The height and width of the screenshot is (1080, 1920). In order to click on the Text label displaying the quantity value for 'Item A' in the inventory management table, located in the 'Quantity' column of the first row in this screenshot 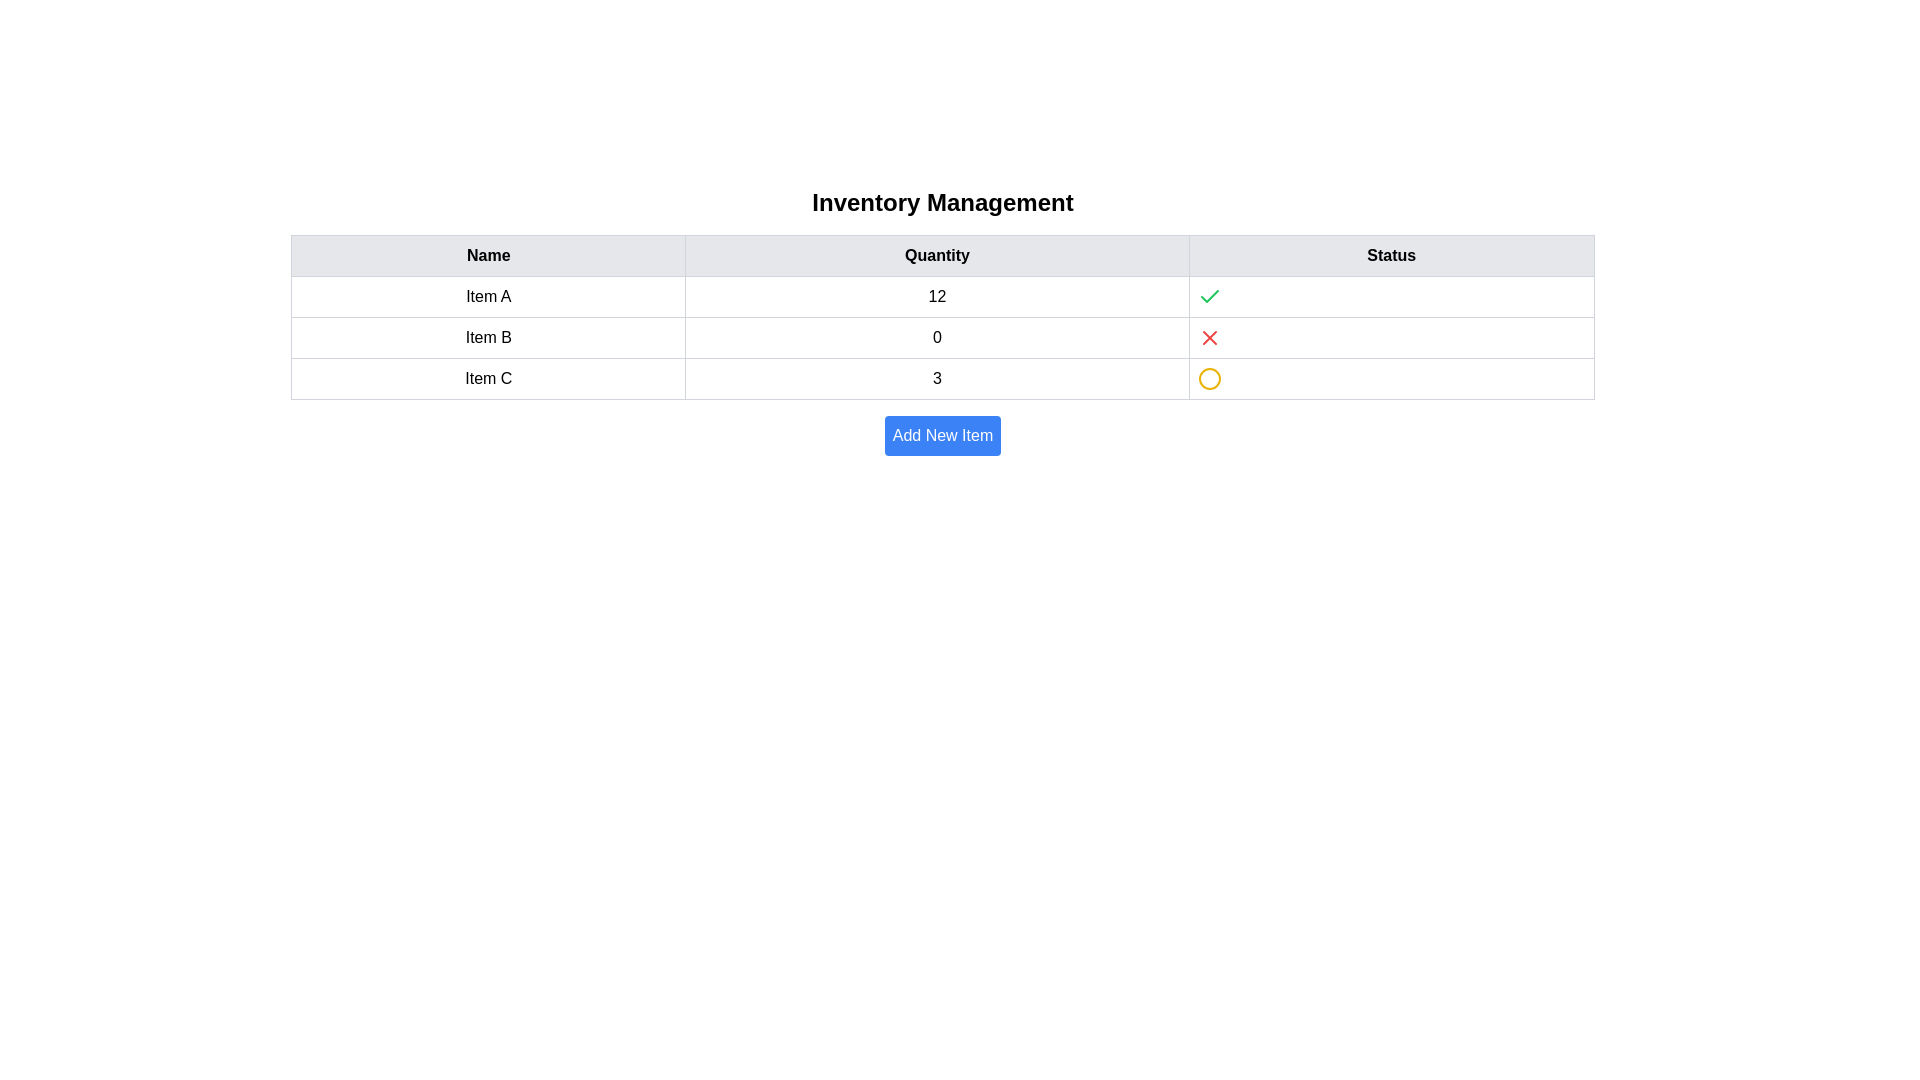, I will do `click(936, 297)`.